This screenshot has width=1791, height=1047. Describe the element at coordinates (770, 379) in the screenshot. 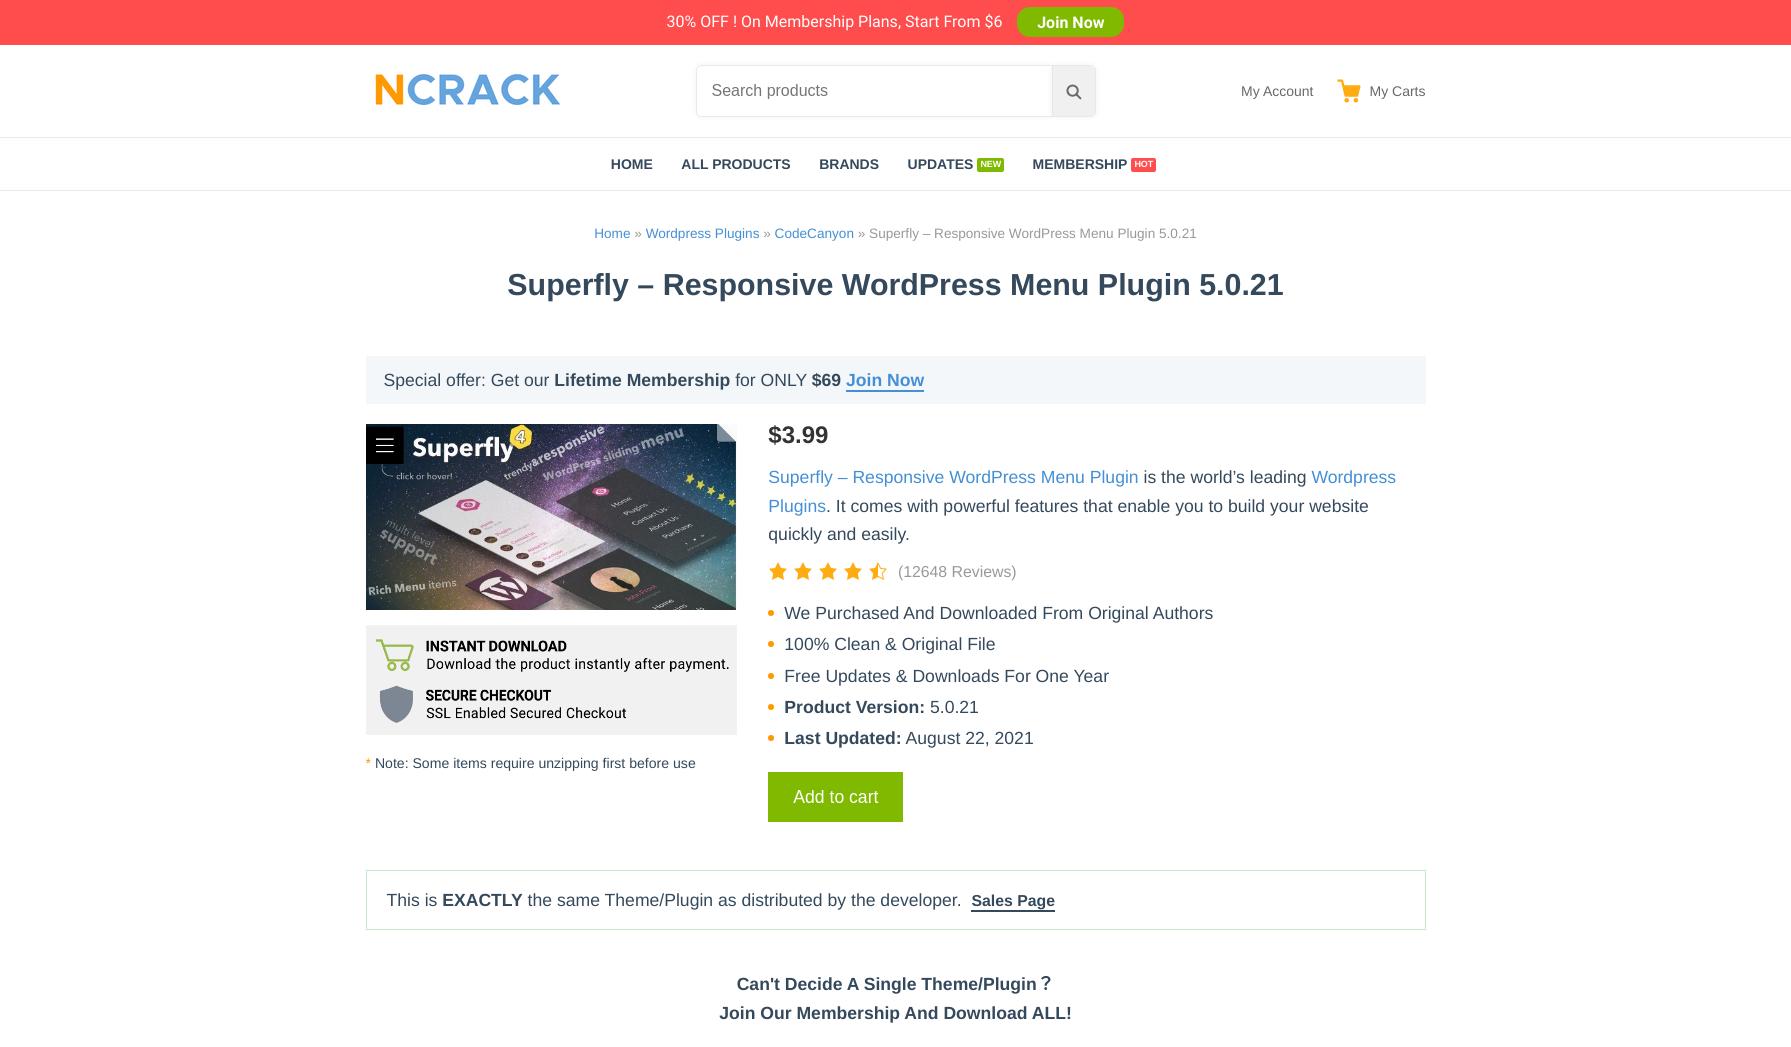

I see `'for ONLY'` at that location.